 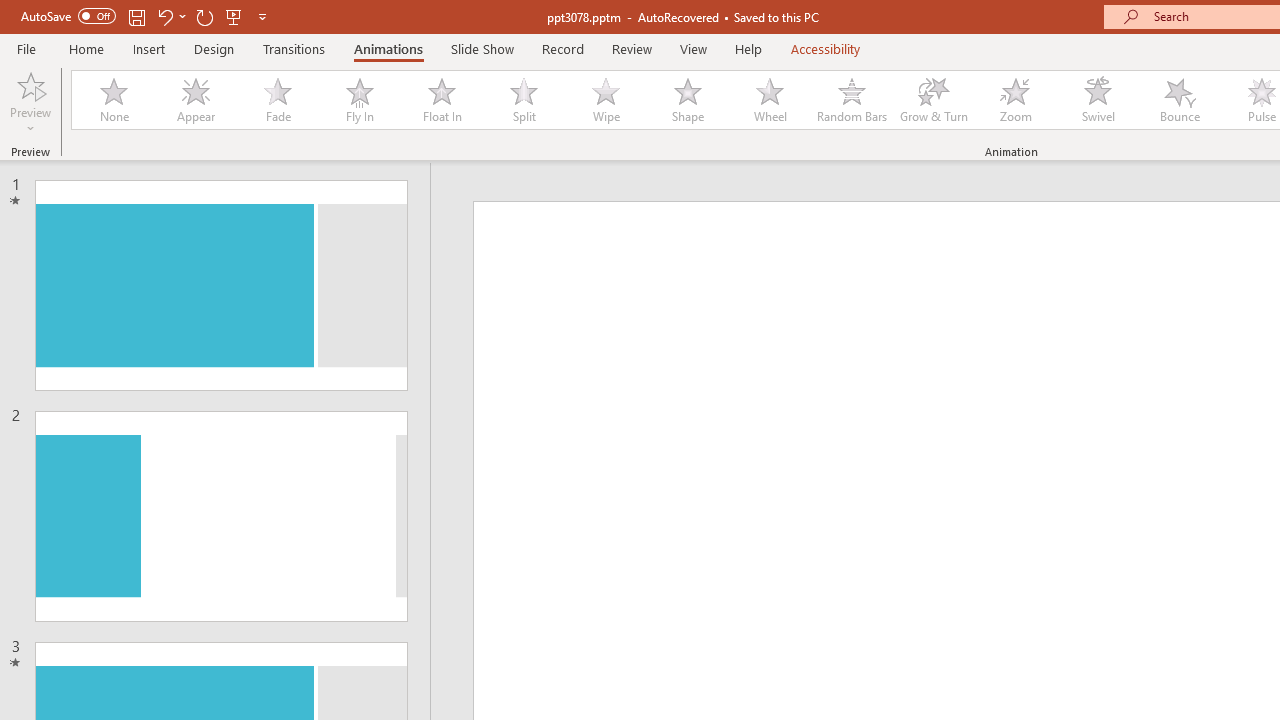 I want to click on 'Grow & Turn', so click(x=933, y=100).